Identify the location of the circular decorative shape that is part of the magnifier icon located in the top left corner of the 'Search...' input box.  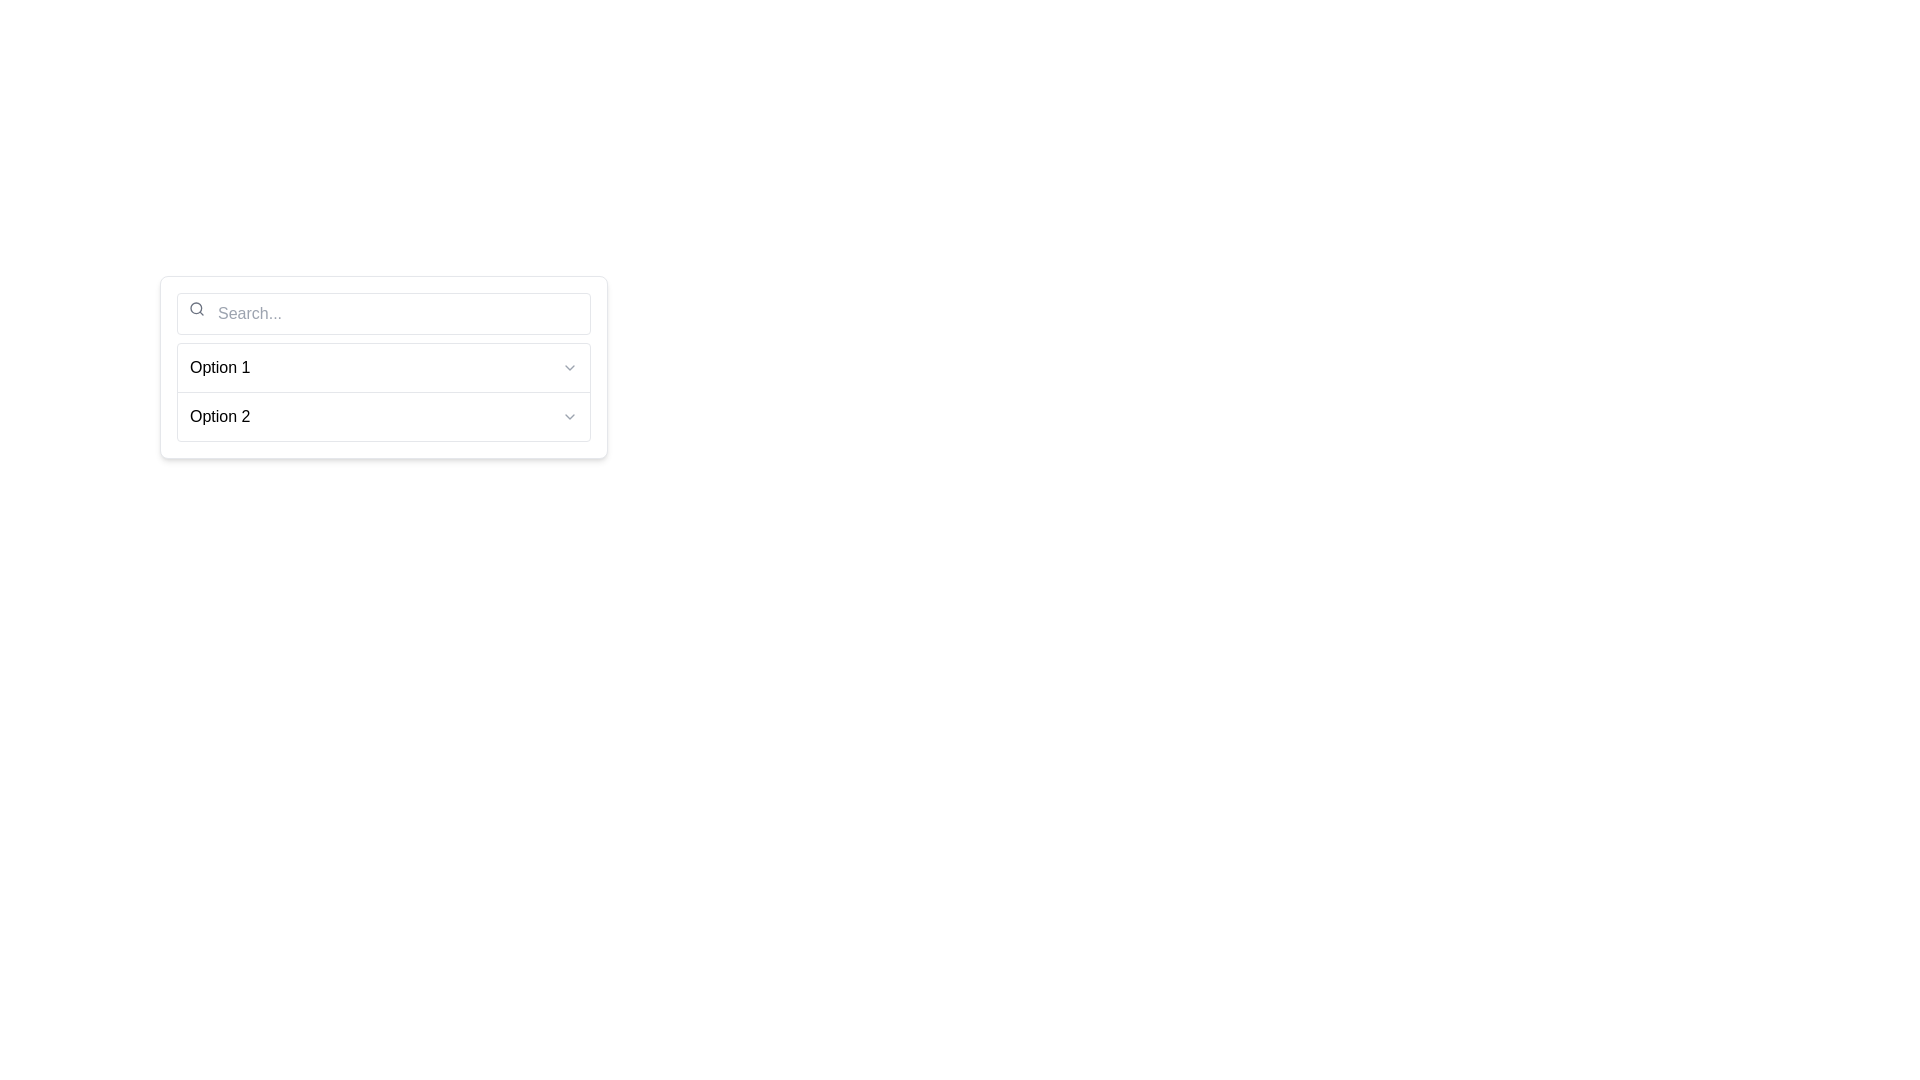
(196, 308).